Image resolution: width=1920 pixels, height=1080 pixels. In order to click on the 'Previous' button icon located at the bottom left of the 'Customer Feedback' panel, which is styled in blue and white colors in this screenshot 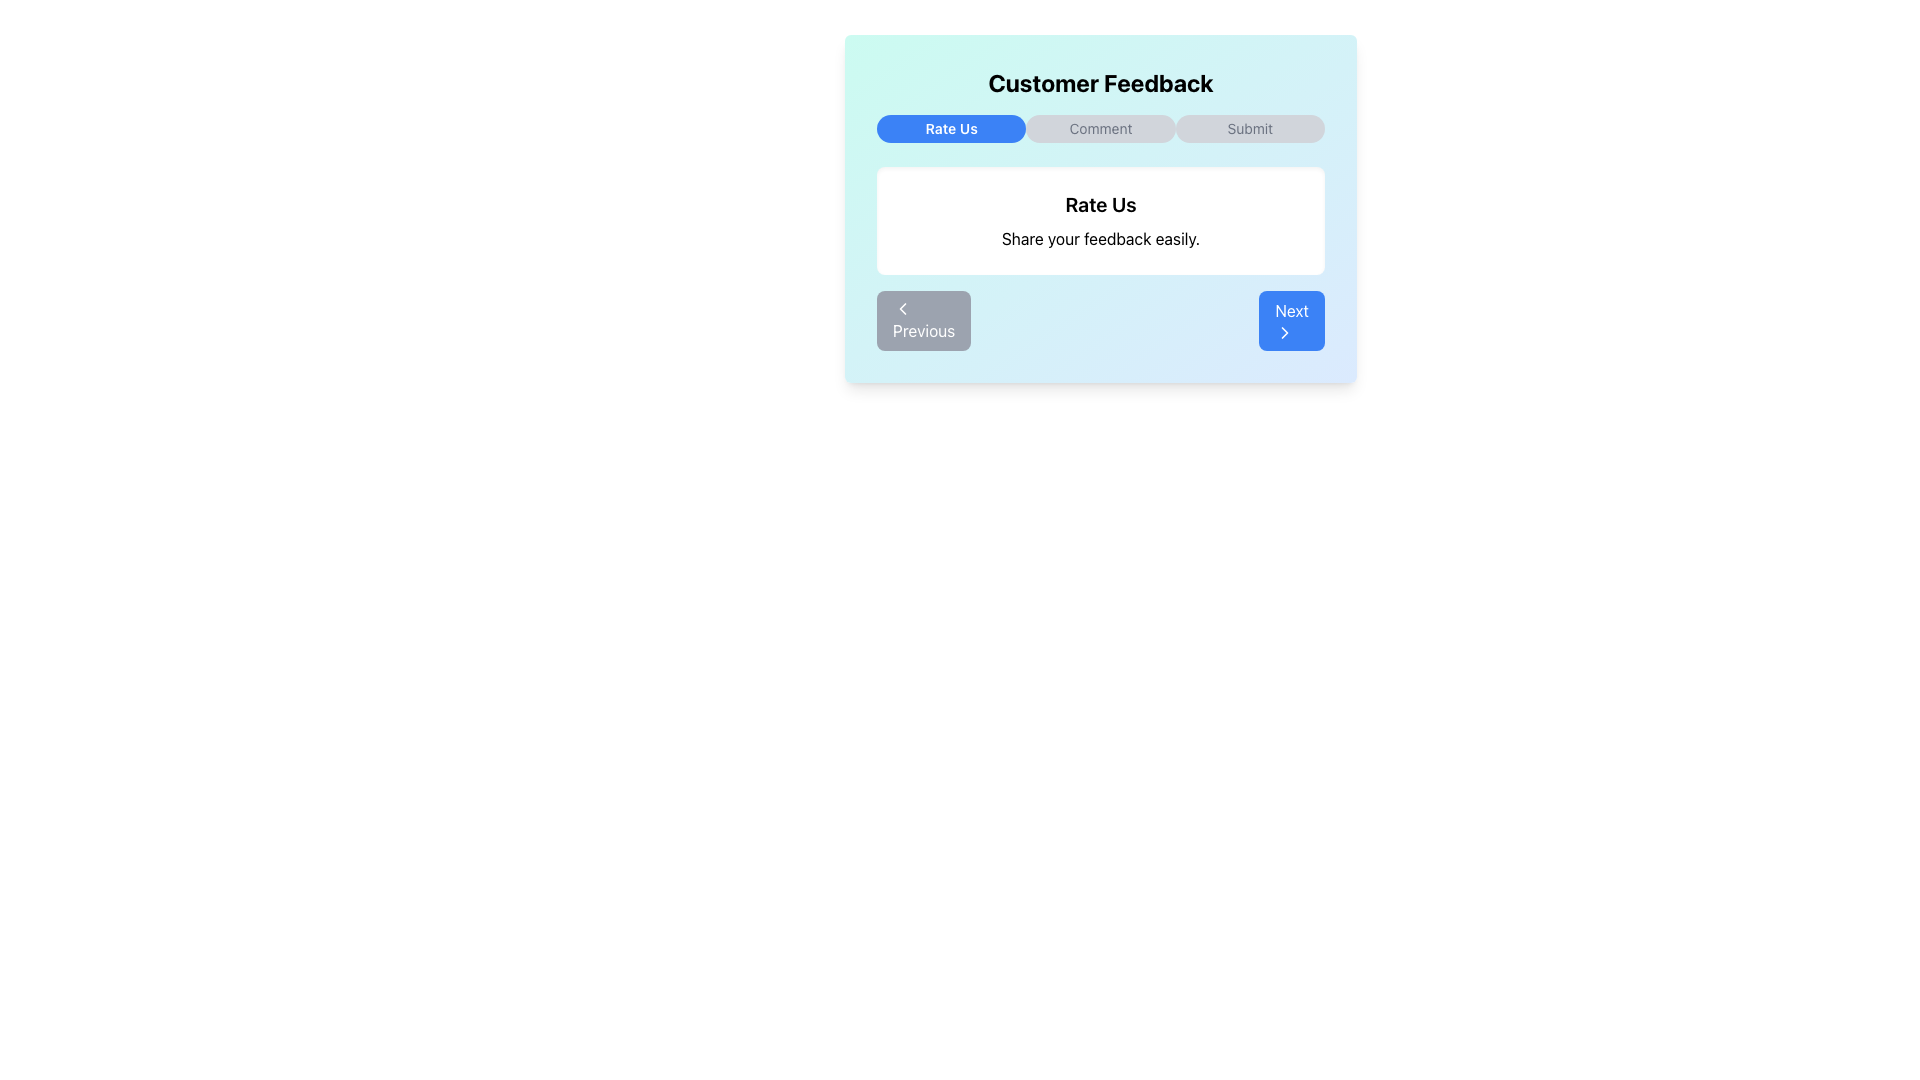, I will do `click(901, 308)`.